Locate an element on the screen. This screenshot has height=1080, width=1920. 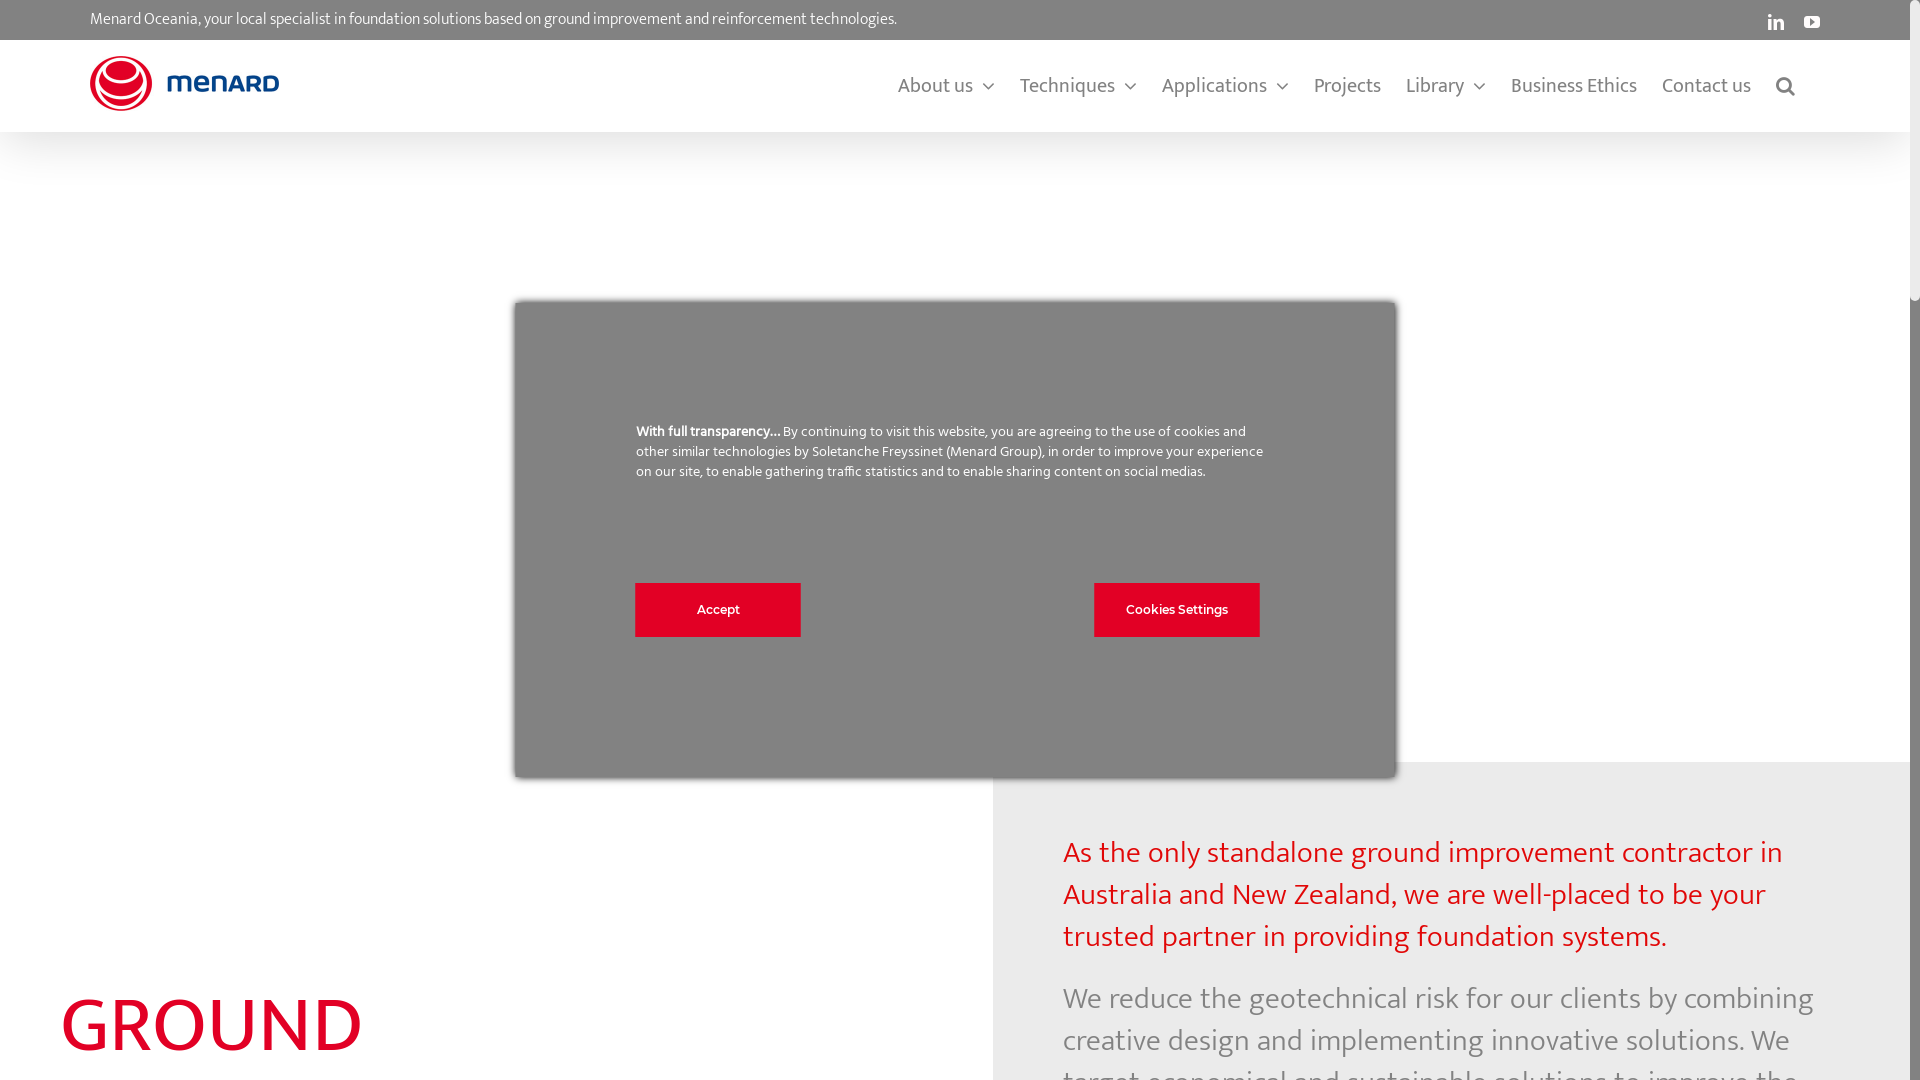
'Contact us' is located at coordinates (1705, 84).